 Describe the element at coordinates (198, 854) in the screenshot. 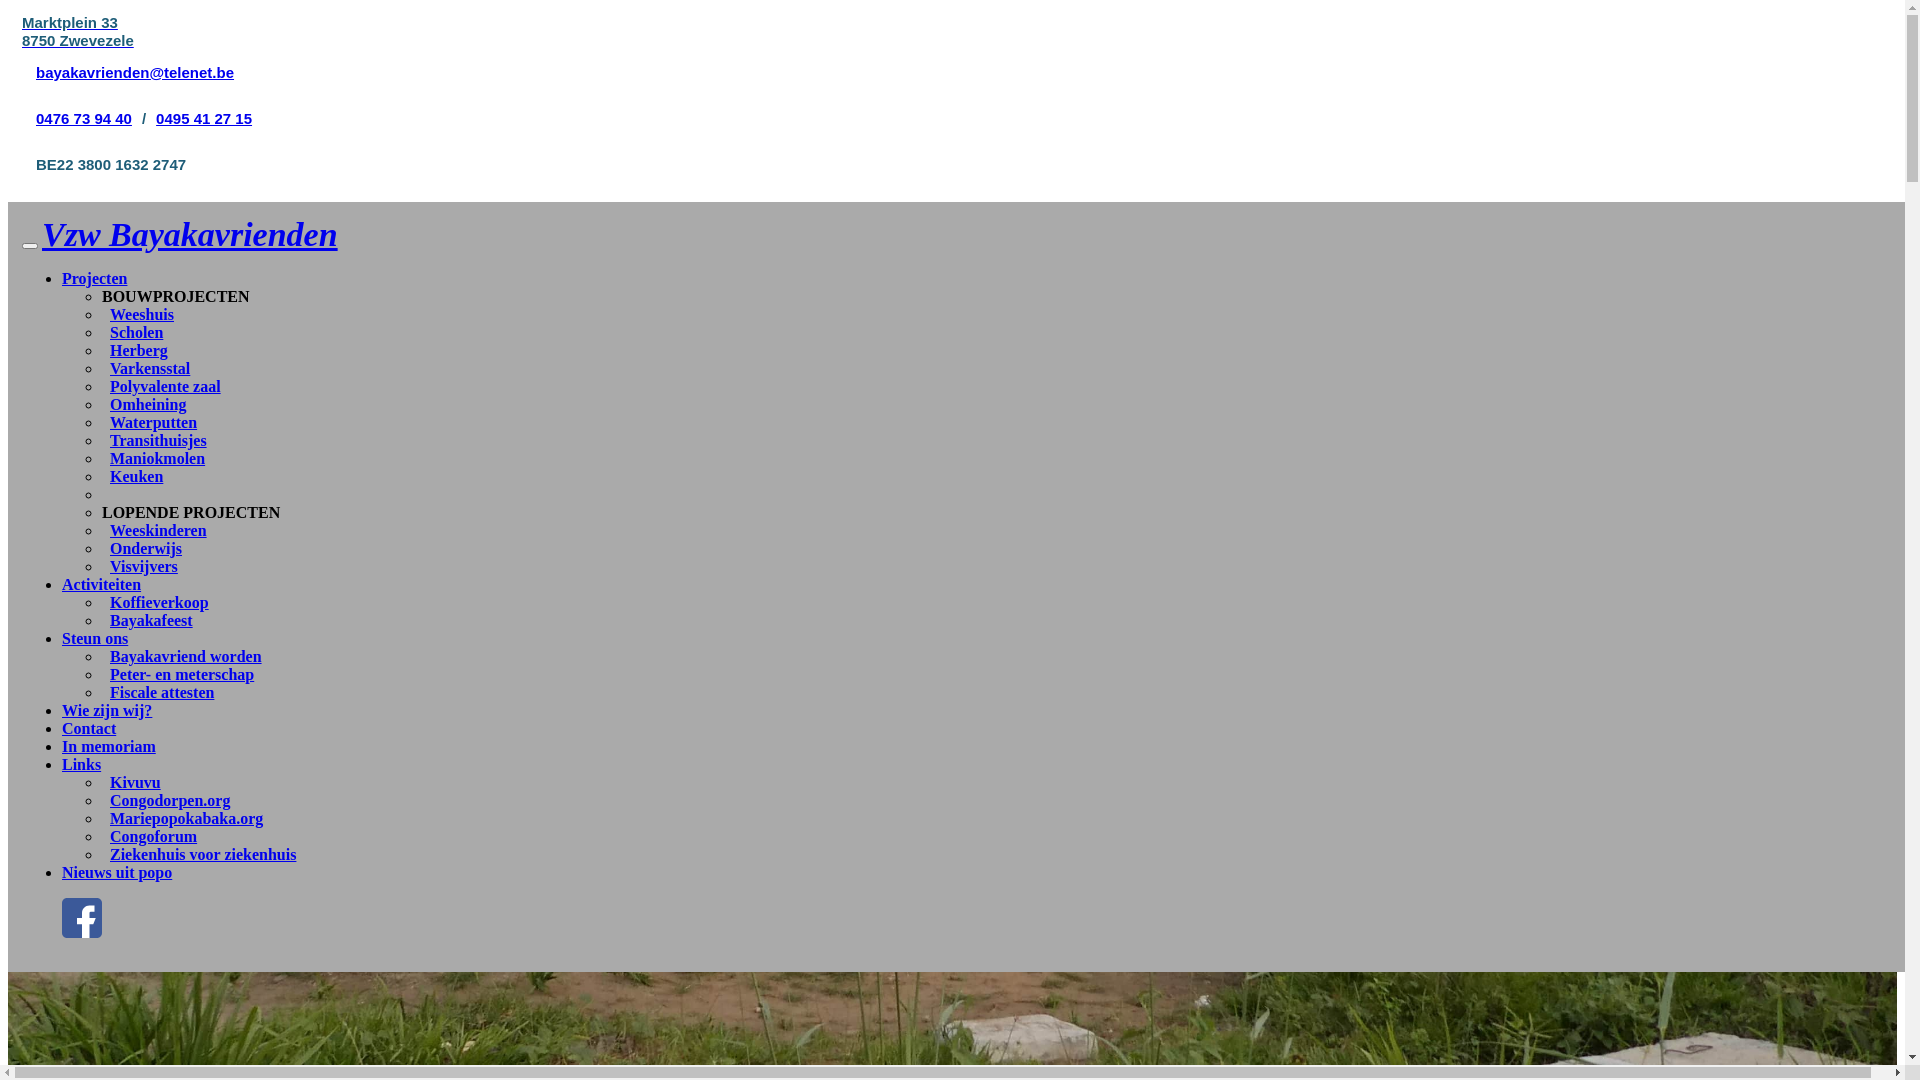

I see `'Ziekenhuis voor ziekenhuis'` at that location.